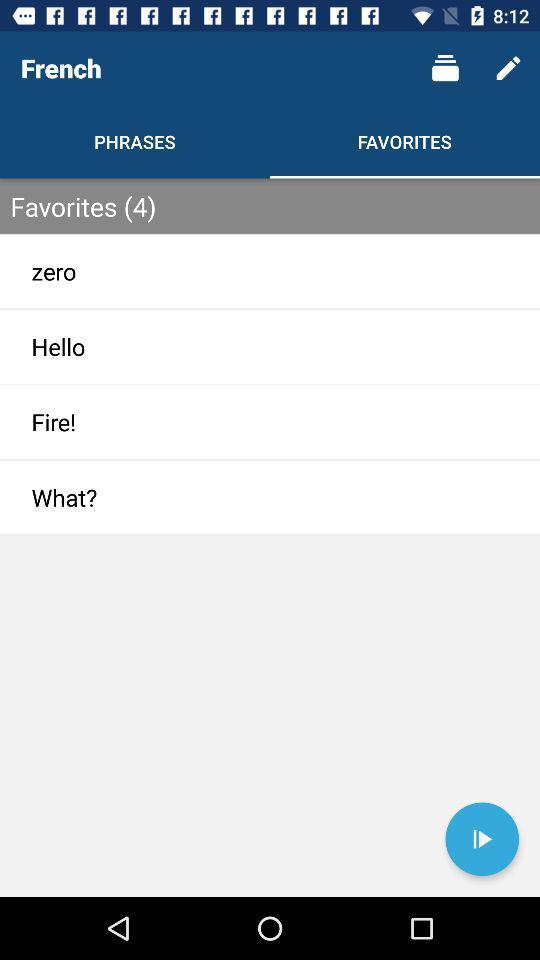 The width and height of the screenshot is (540, 960). I want to click on the icon above favorites icon, so click(445, 68).